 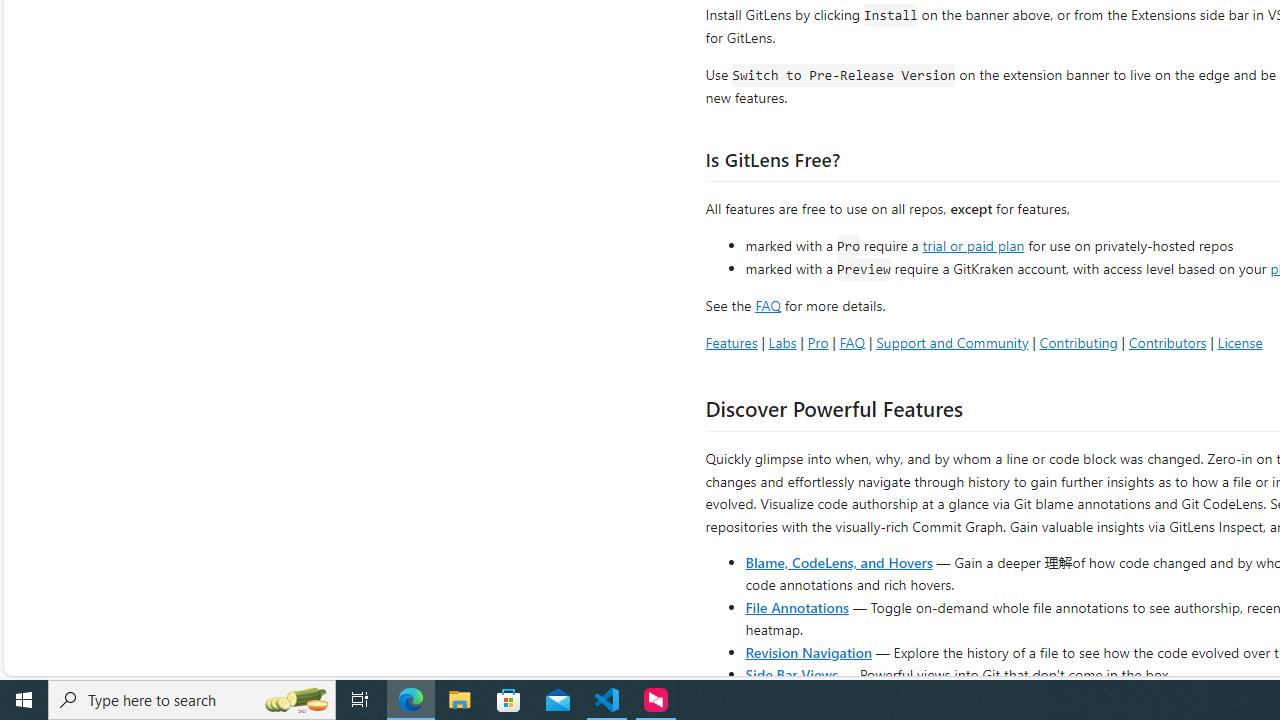 I want to click on 'Labs', so click(x=781, y=341).